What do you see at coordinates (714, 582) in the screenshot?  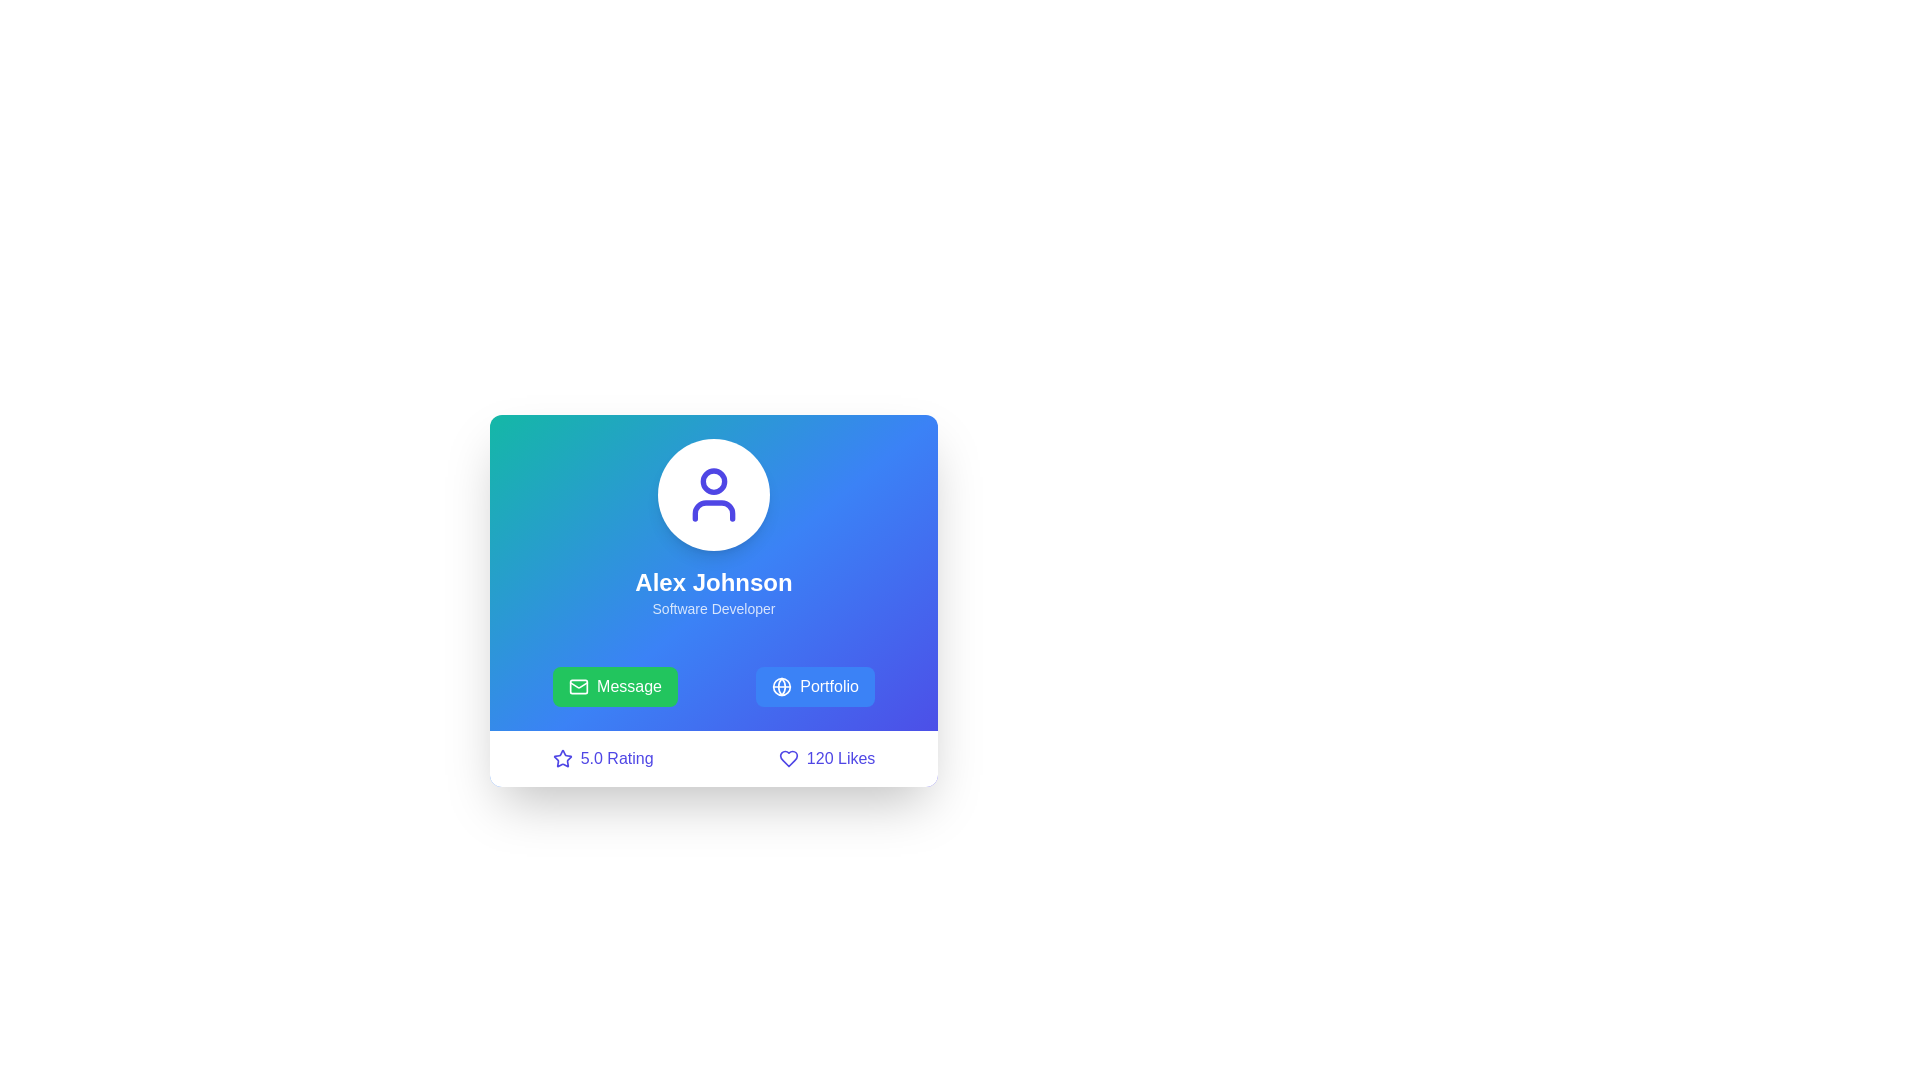 I see `the bold text label displaying 'Alex Johnson' that is centrally located beneath the user profile icon and above the designation 'Software Developer'` at bounding box center [714, 582].